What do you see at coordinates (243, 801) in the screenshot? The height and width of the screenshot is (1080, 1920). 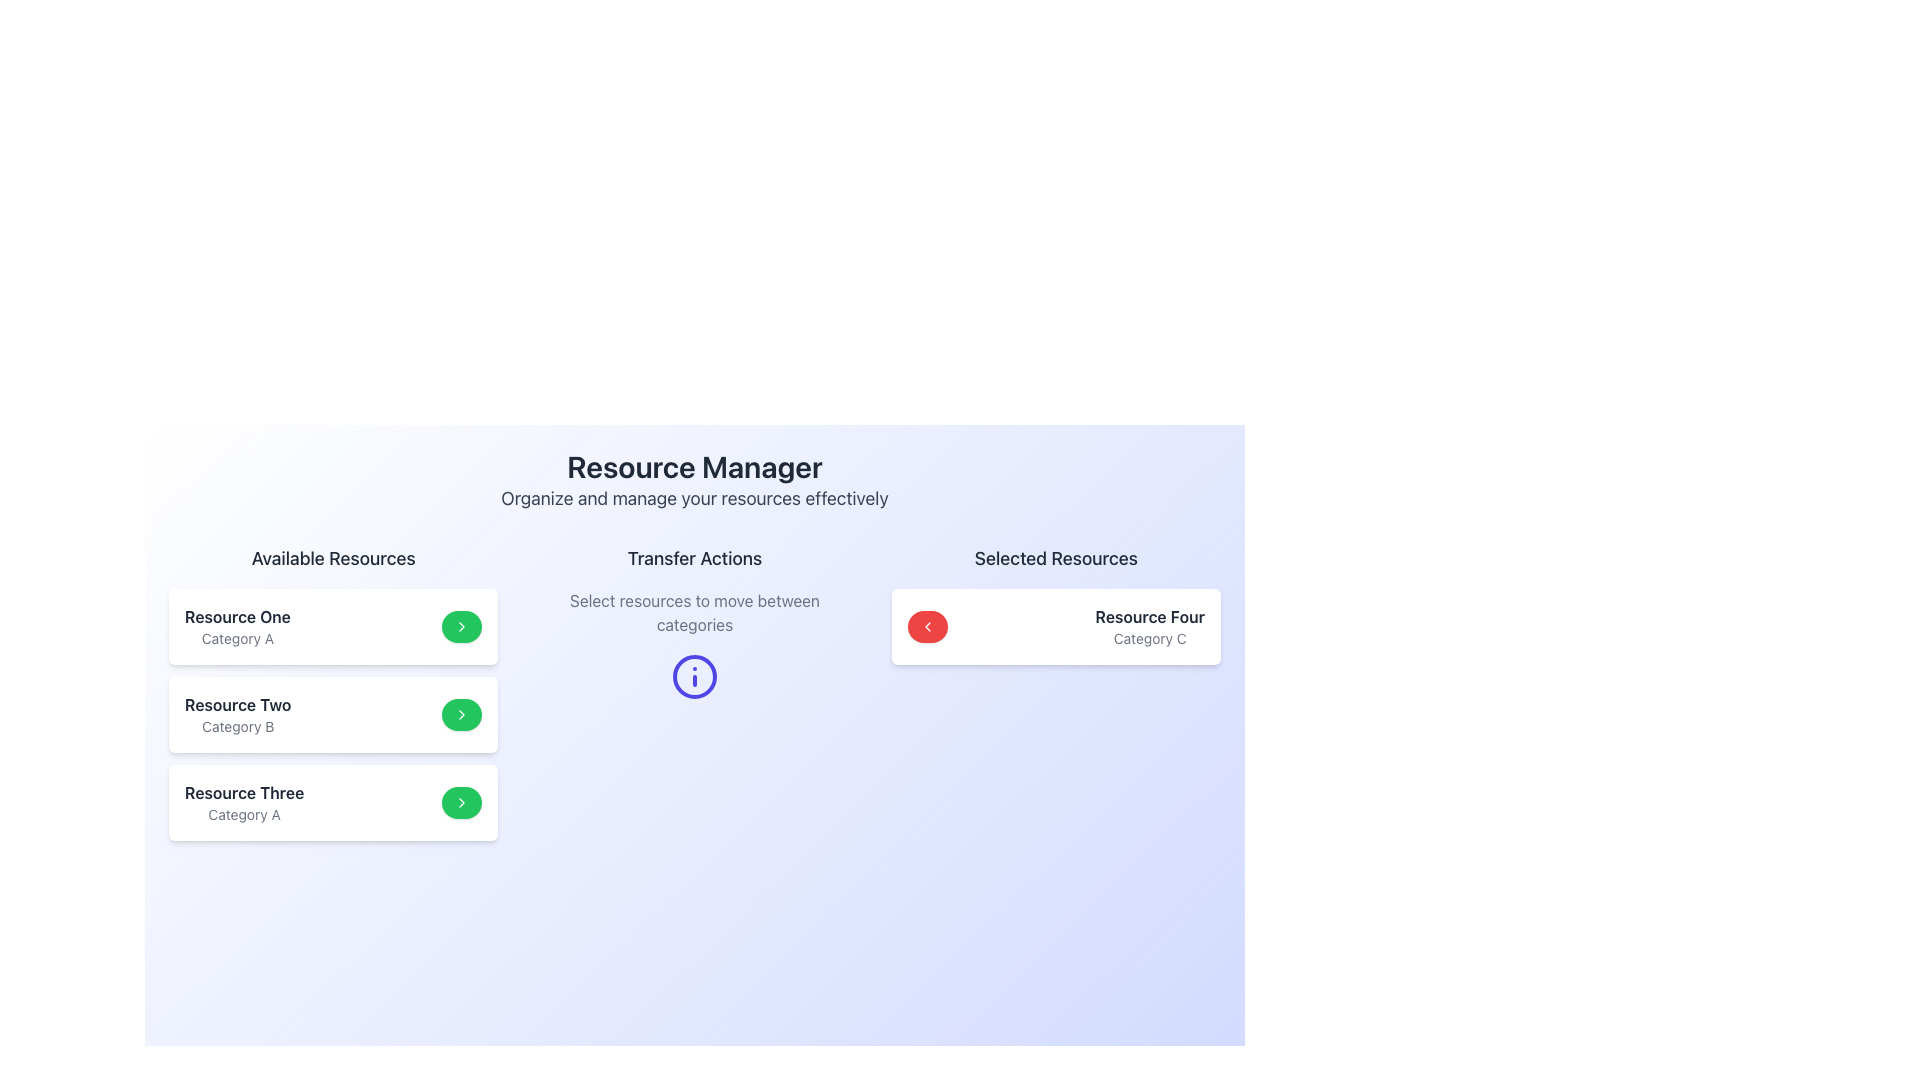 I see `the text element displaying resource information titled 'Resource Three' in the 'Available Resources' section, which is the third card in the list` at bounding box center [243, 801].